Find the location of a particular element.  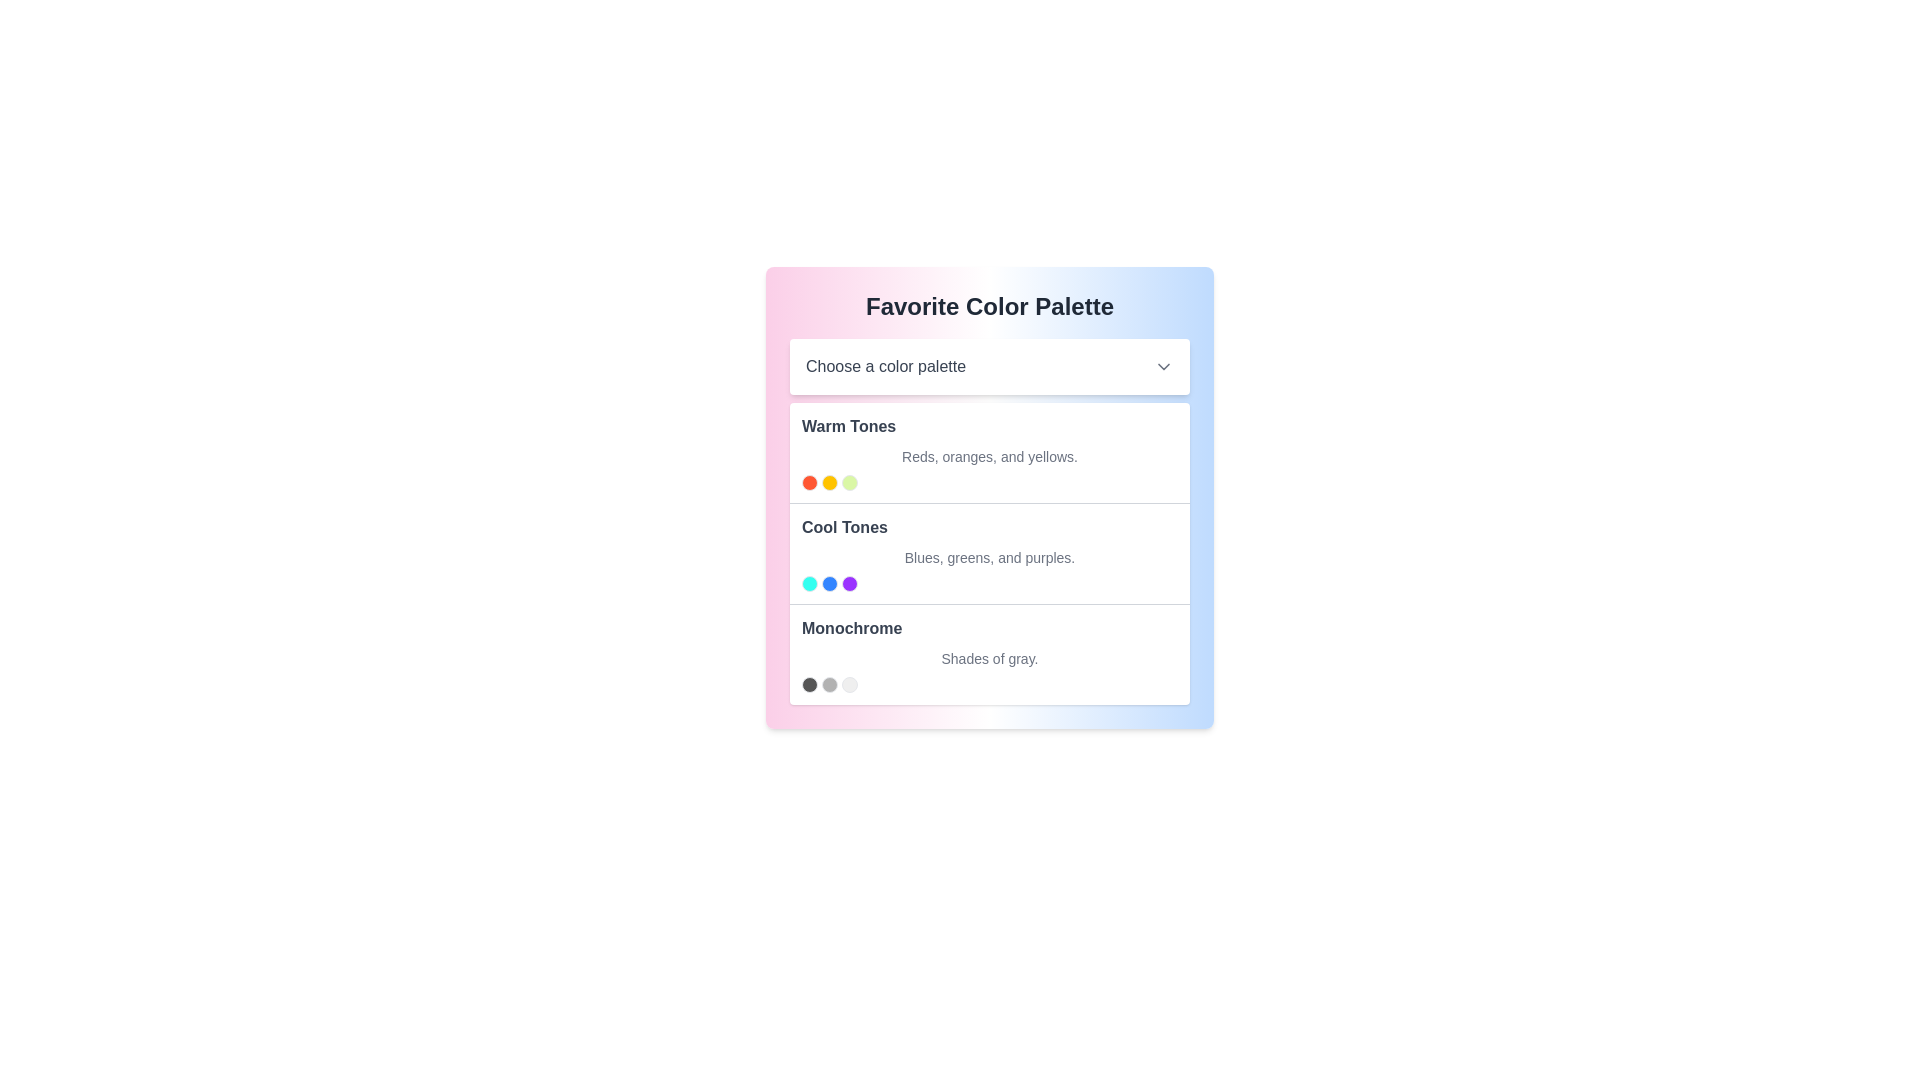

the description of the 'Cool Tones' color theme in the selection list item located beneath the 'Favorite Color Palette' header is located at coordinates (989, 520).